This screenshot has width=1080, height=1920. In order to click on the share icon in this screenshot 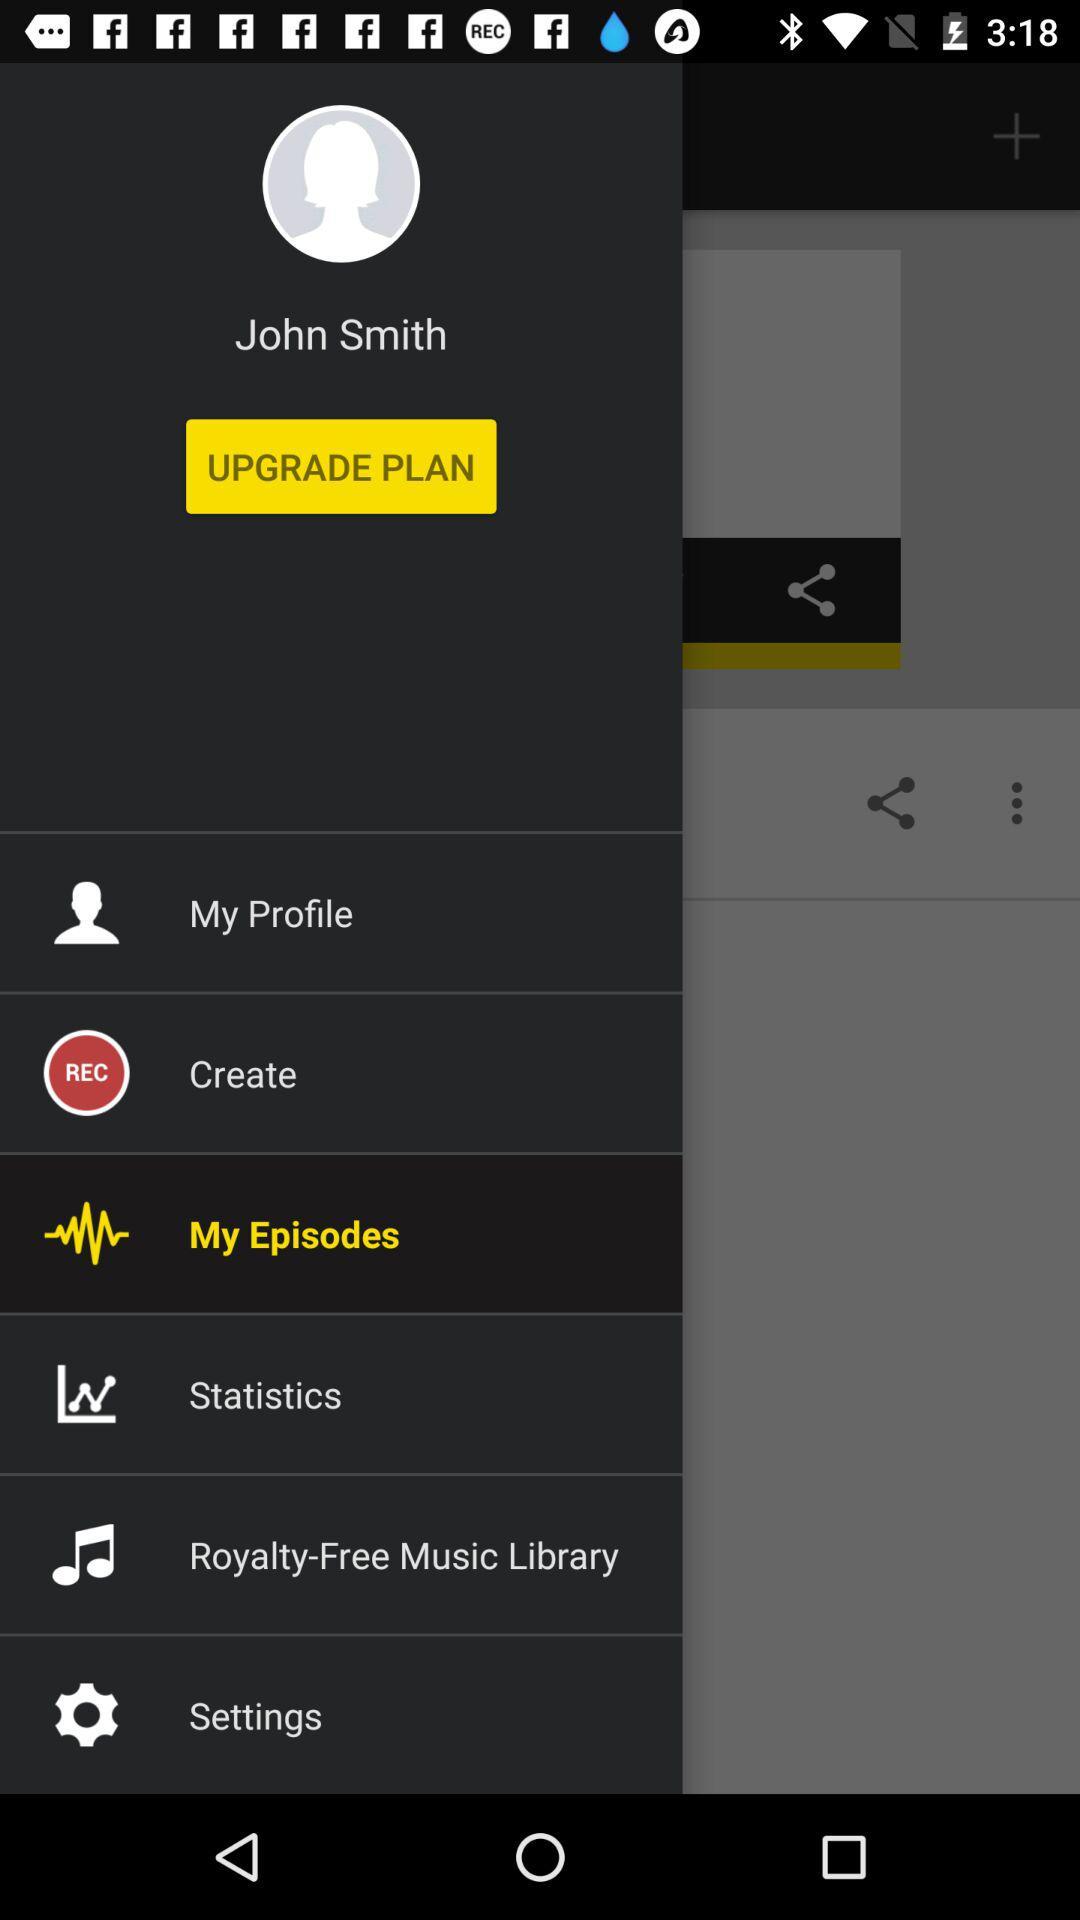, I will do `click(811, 589)`.